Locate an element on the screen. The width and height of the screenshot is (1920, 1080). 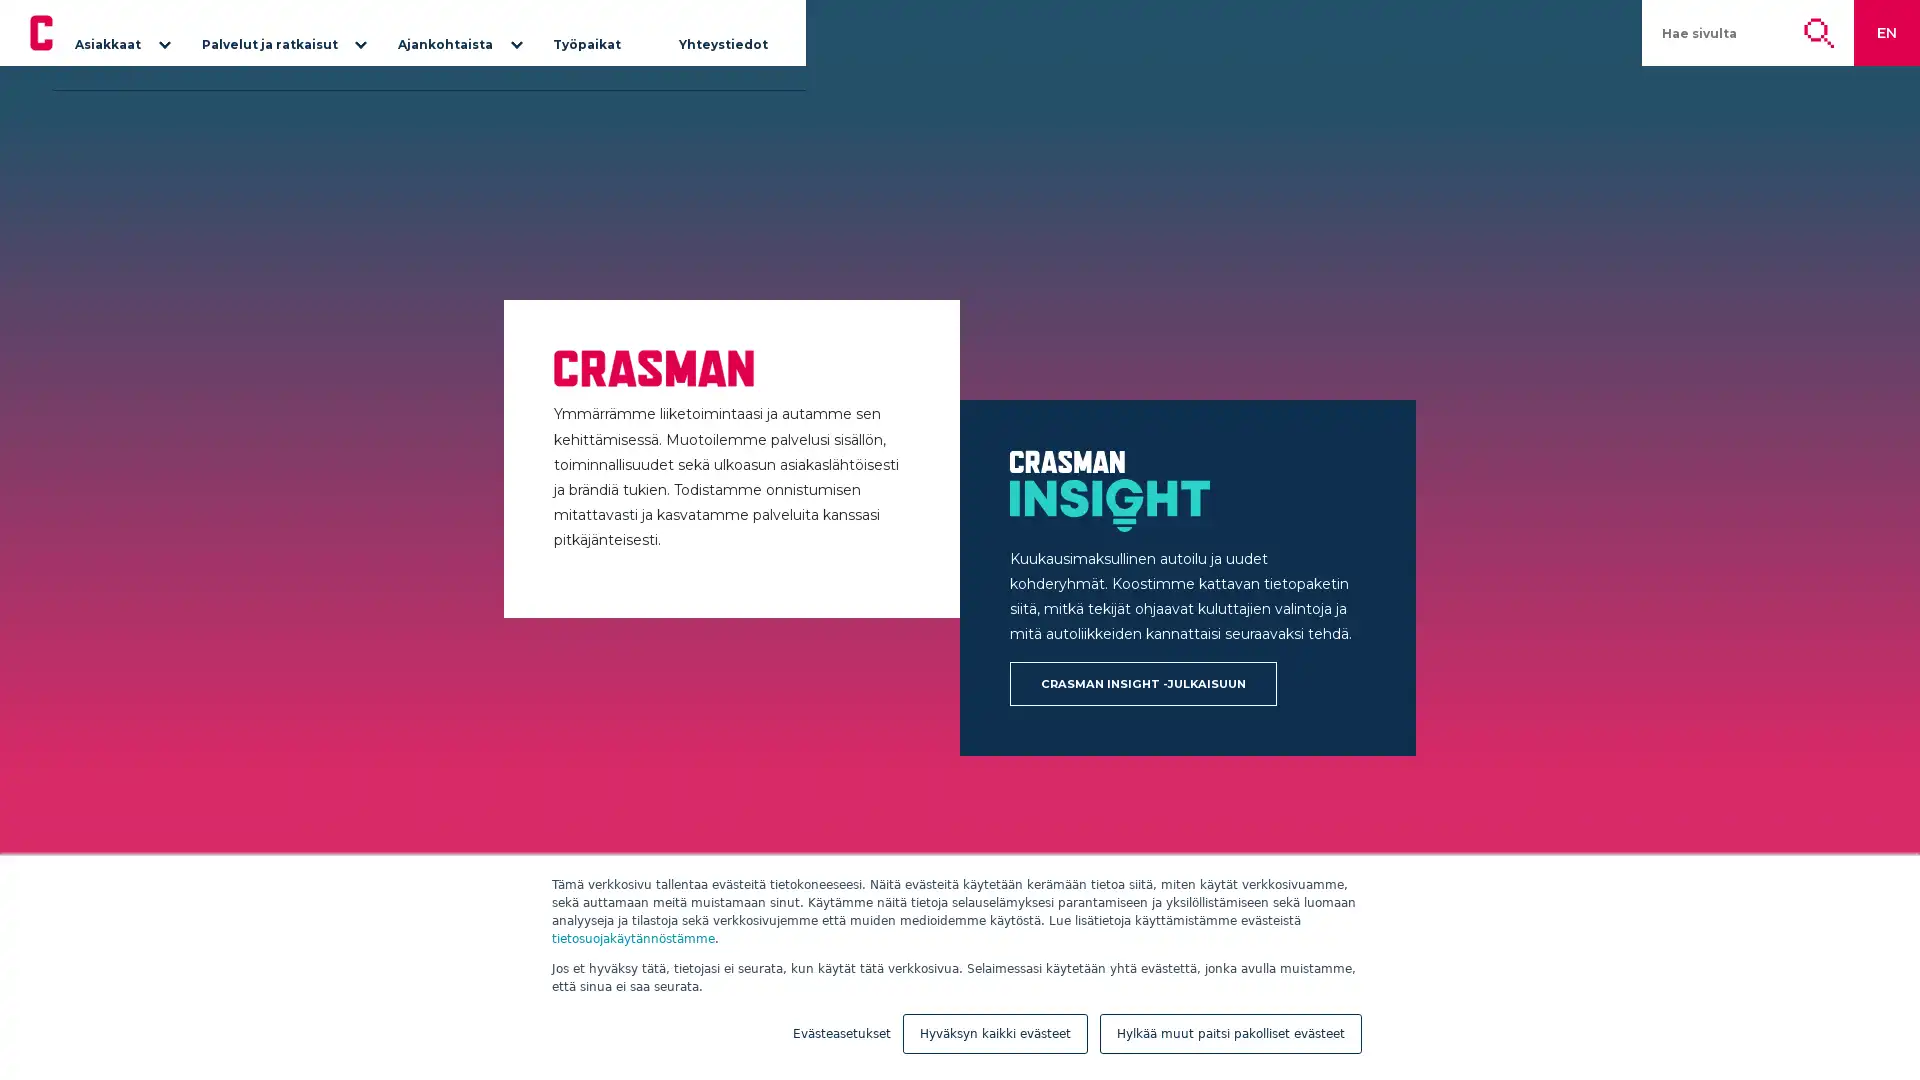
Hyvaksyn kaikki evasteet is located at coordinates (995, 1033).